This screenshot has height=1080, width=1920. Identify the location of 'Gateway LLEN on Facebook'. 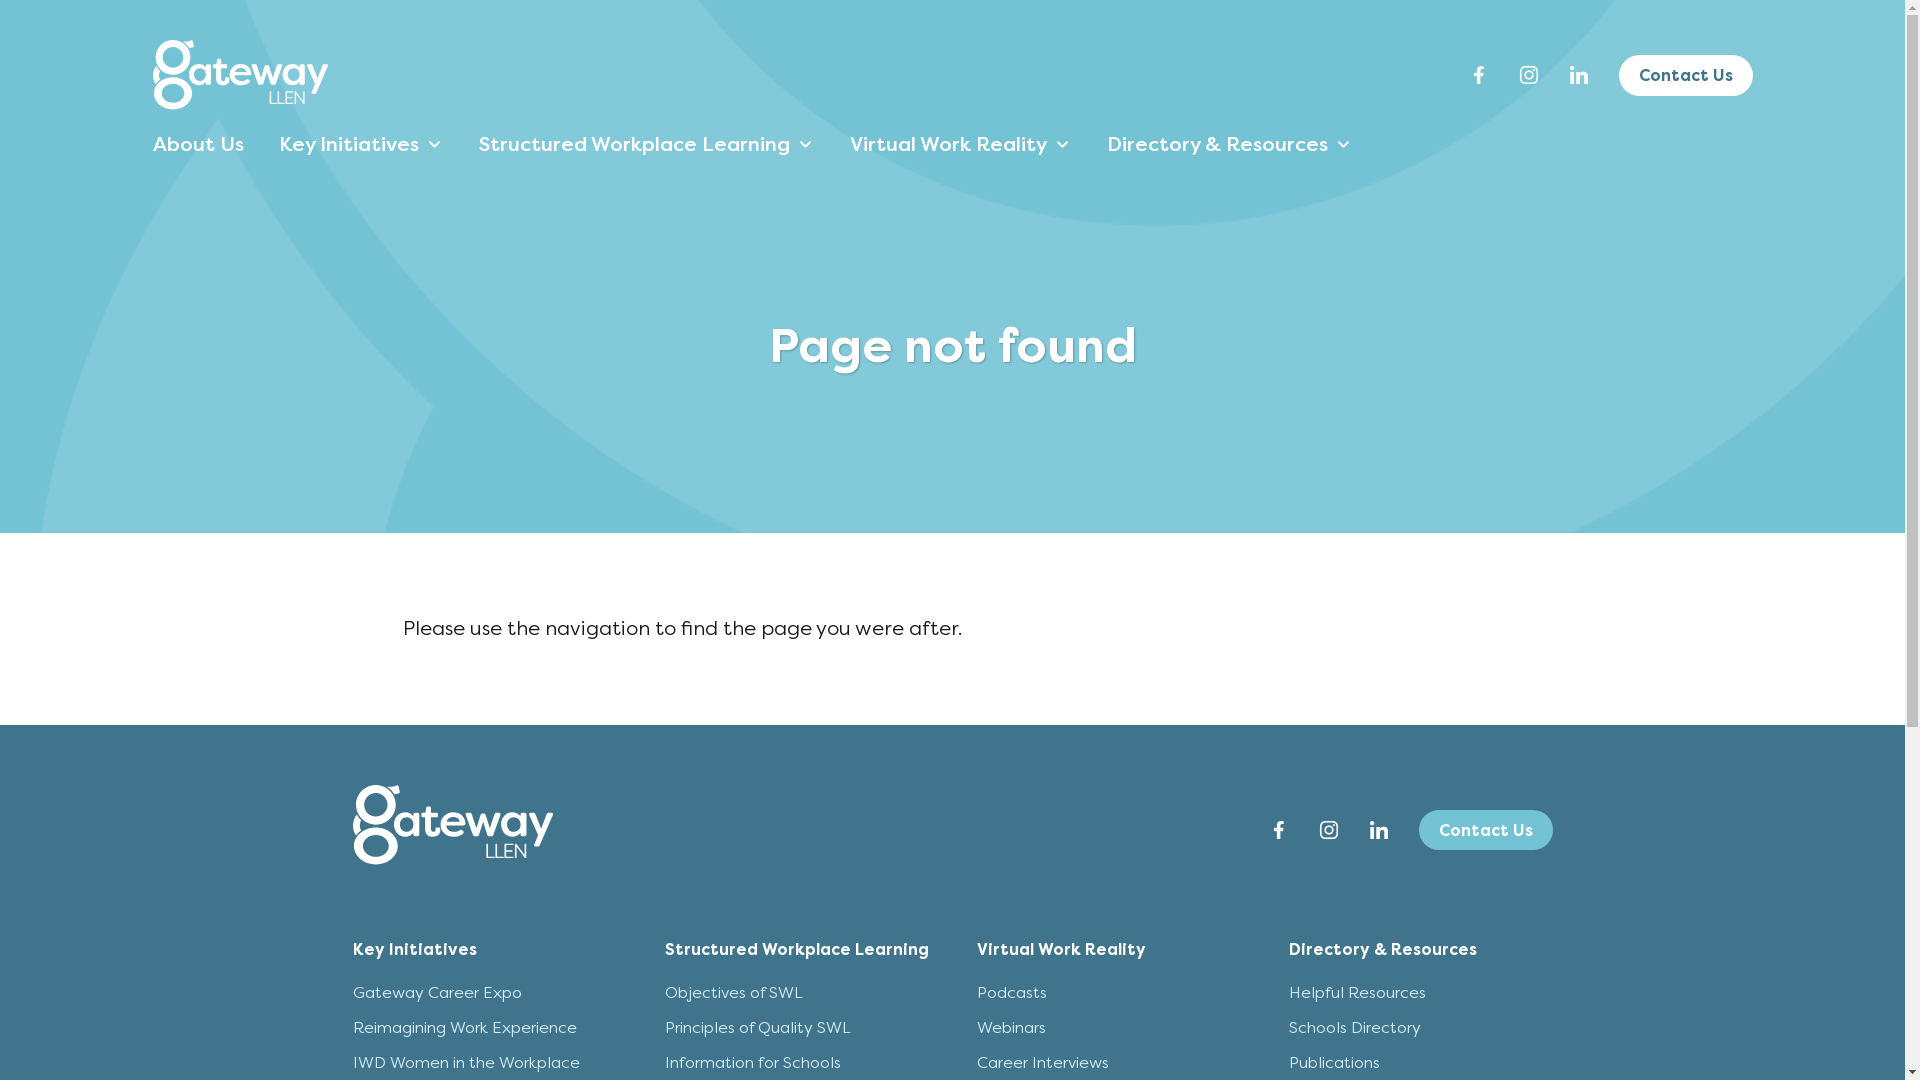
(1276, 829).